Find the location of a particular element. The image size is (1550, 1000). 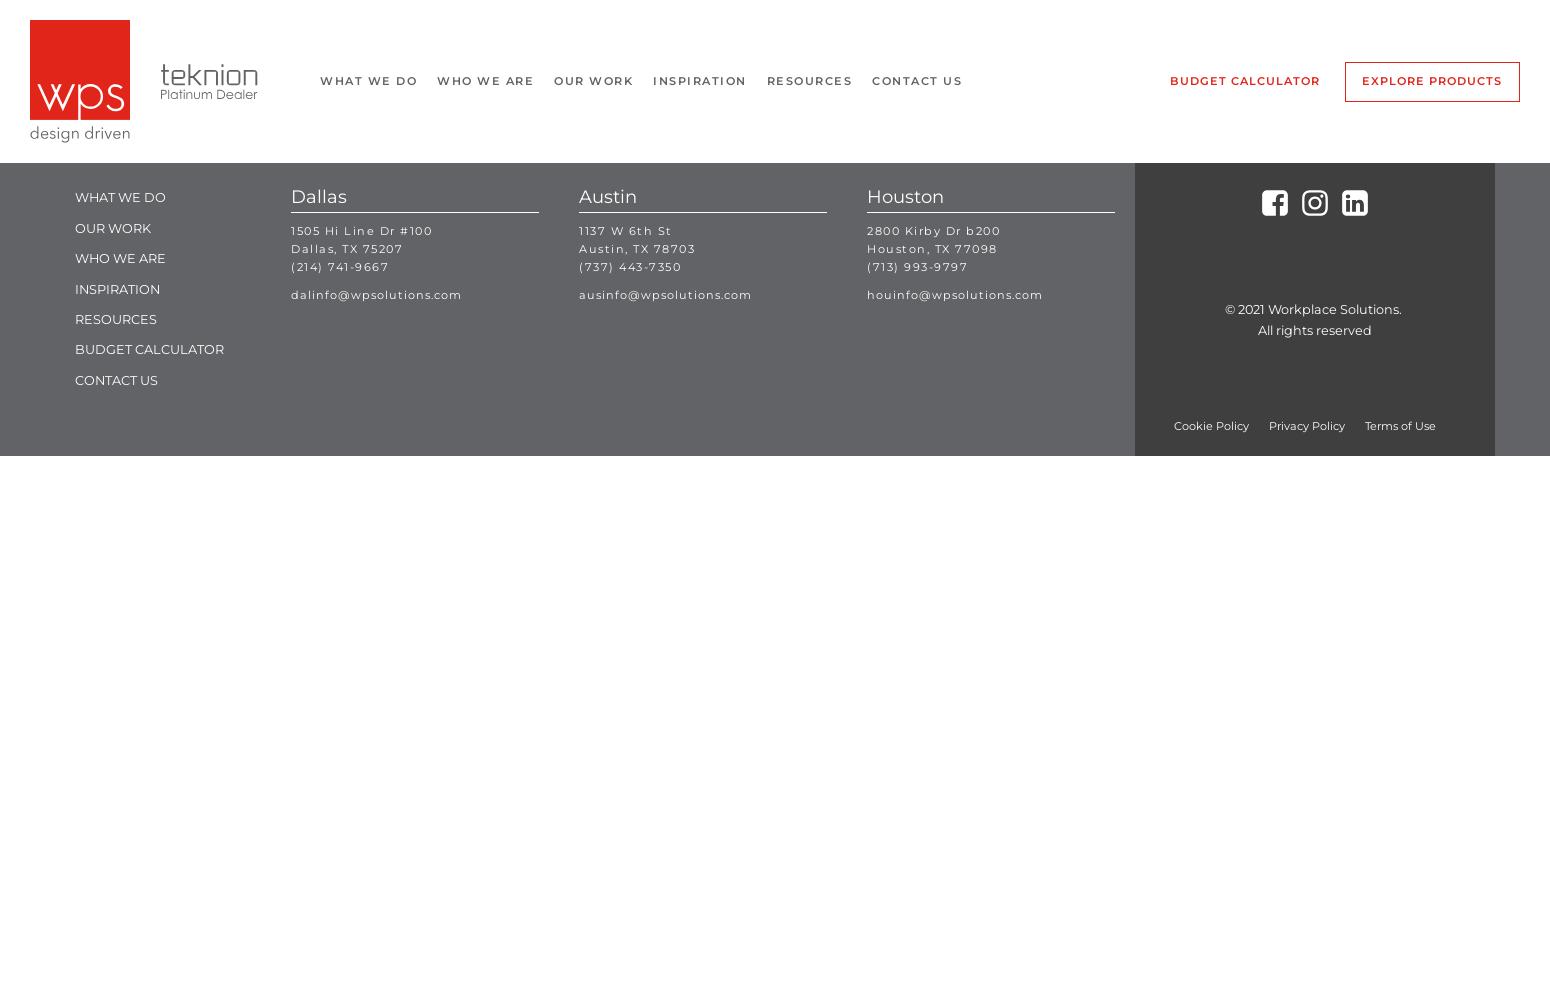

'(713) 993-9797' is located at coordinates (917, 266).